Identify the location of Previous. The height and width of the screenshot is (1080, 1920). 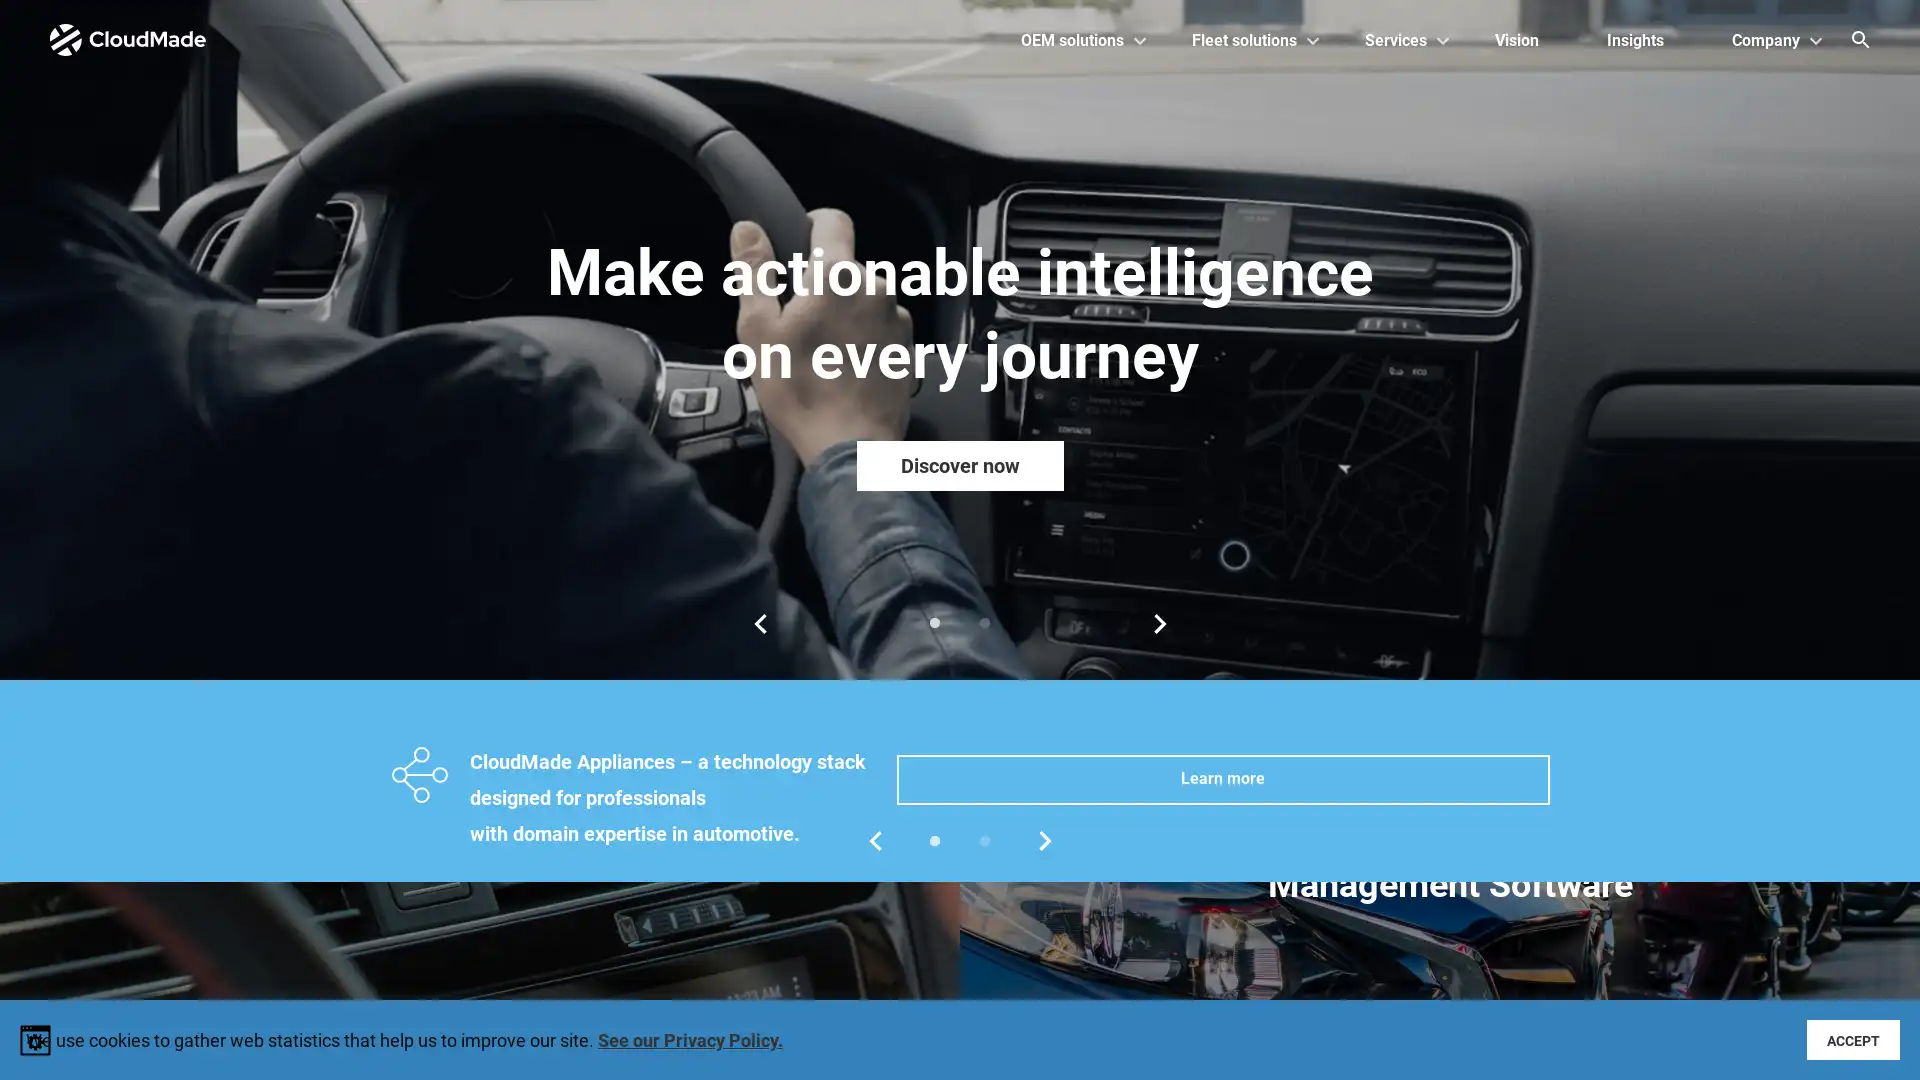
(758, 623).